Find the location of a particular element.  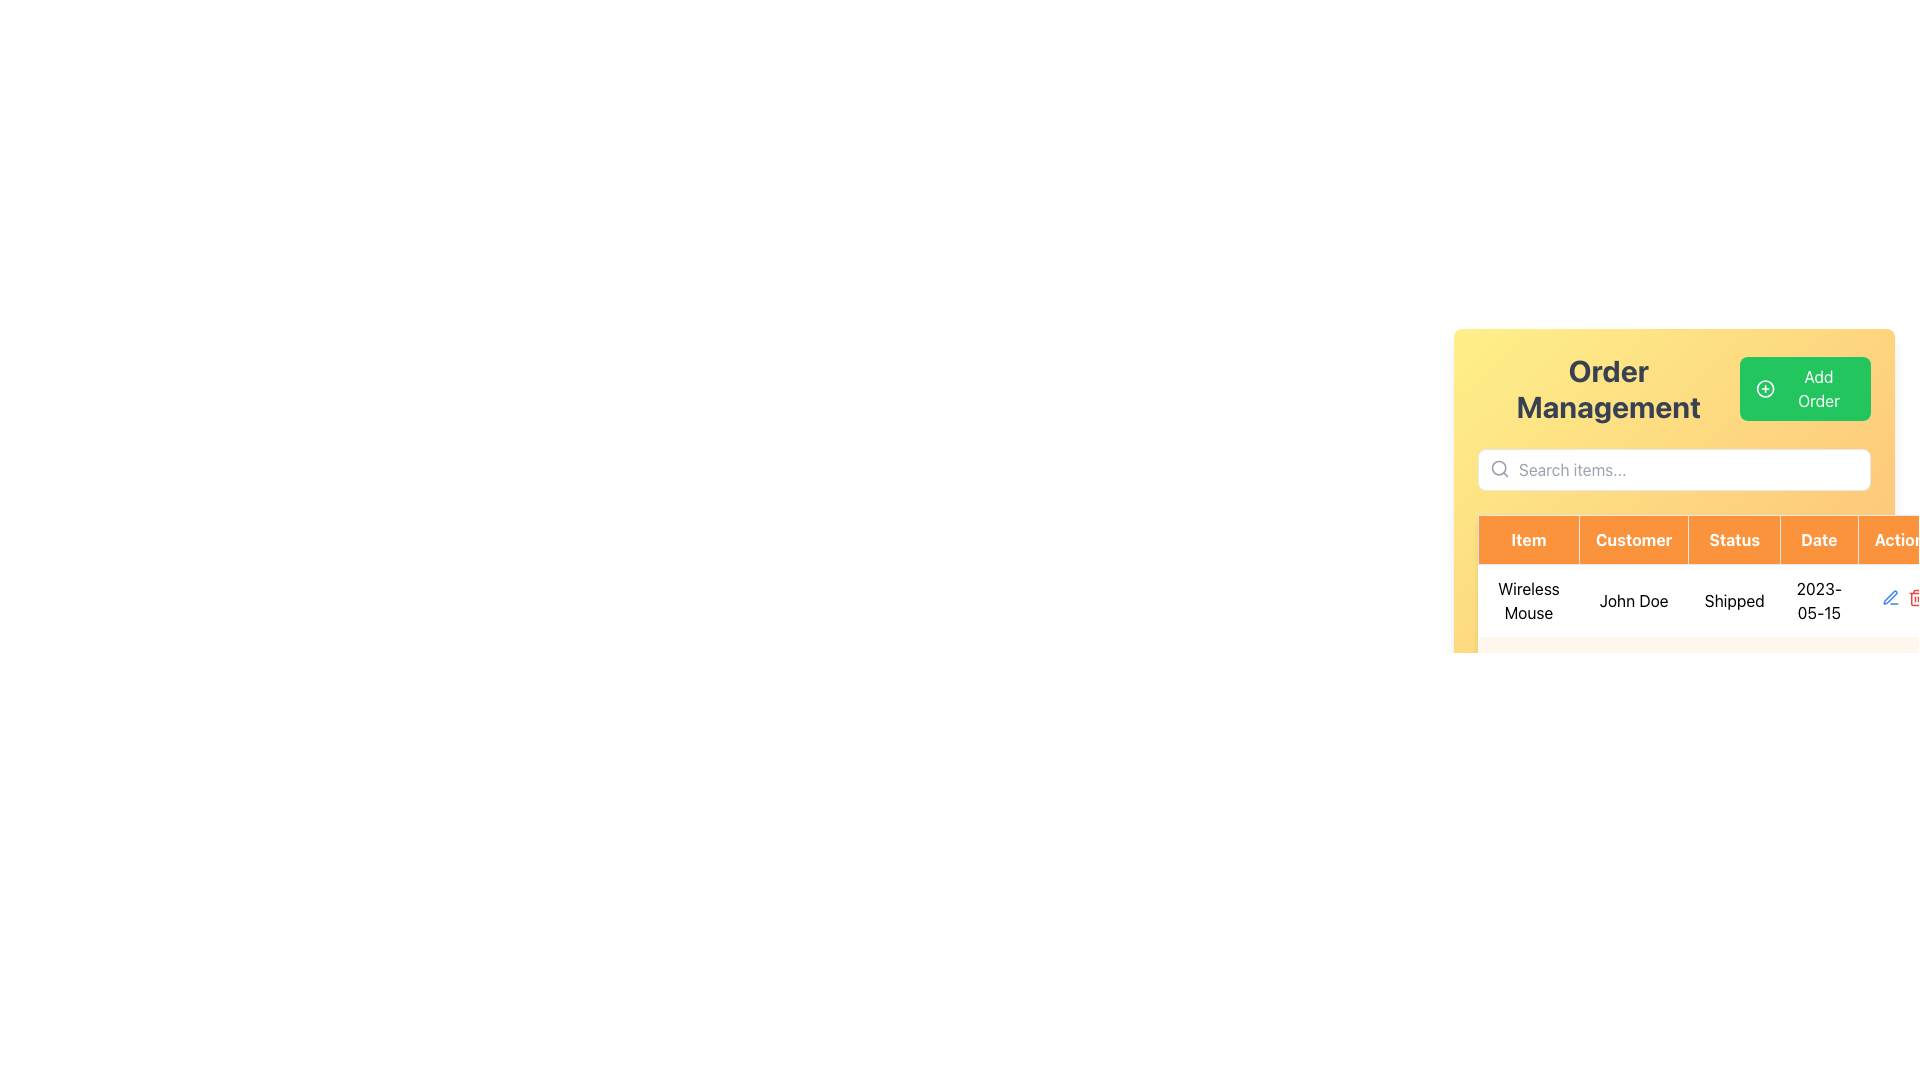

the circular icon with a hollow bordered circle and plus symbol located within the green 'Add Order' button in the upper-right corner of the populated table interface is located at coordinates (1765, 389).